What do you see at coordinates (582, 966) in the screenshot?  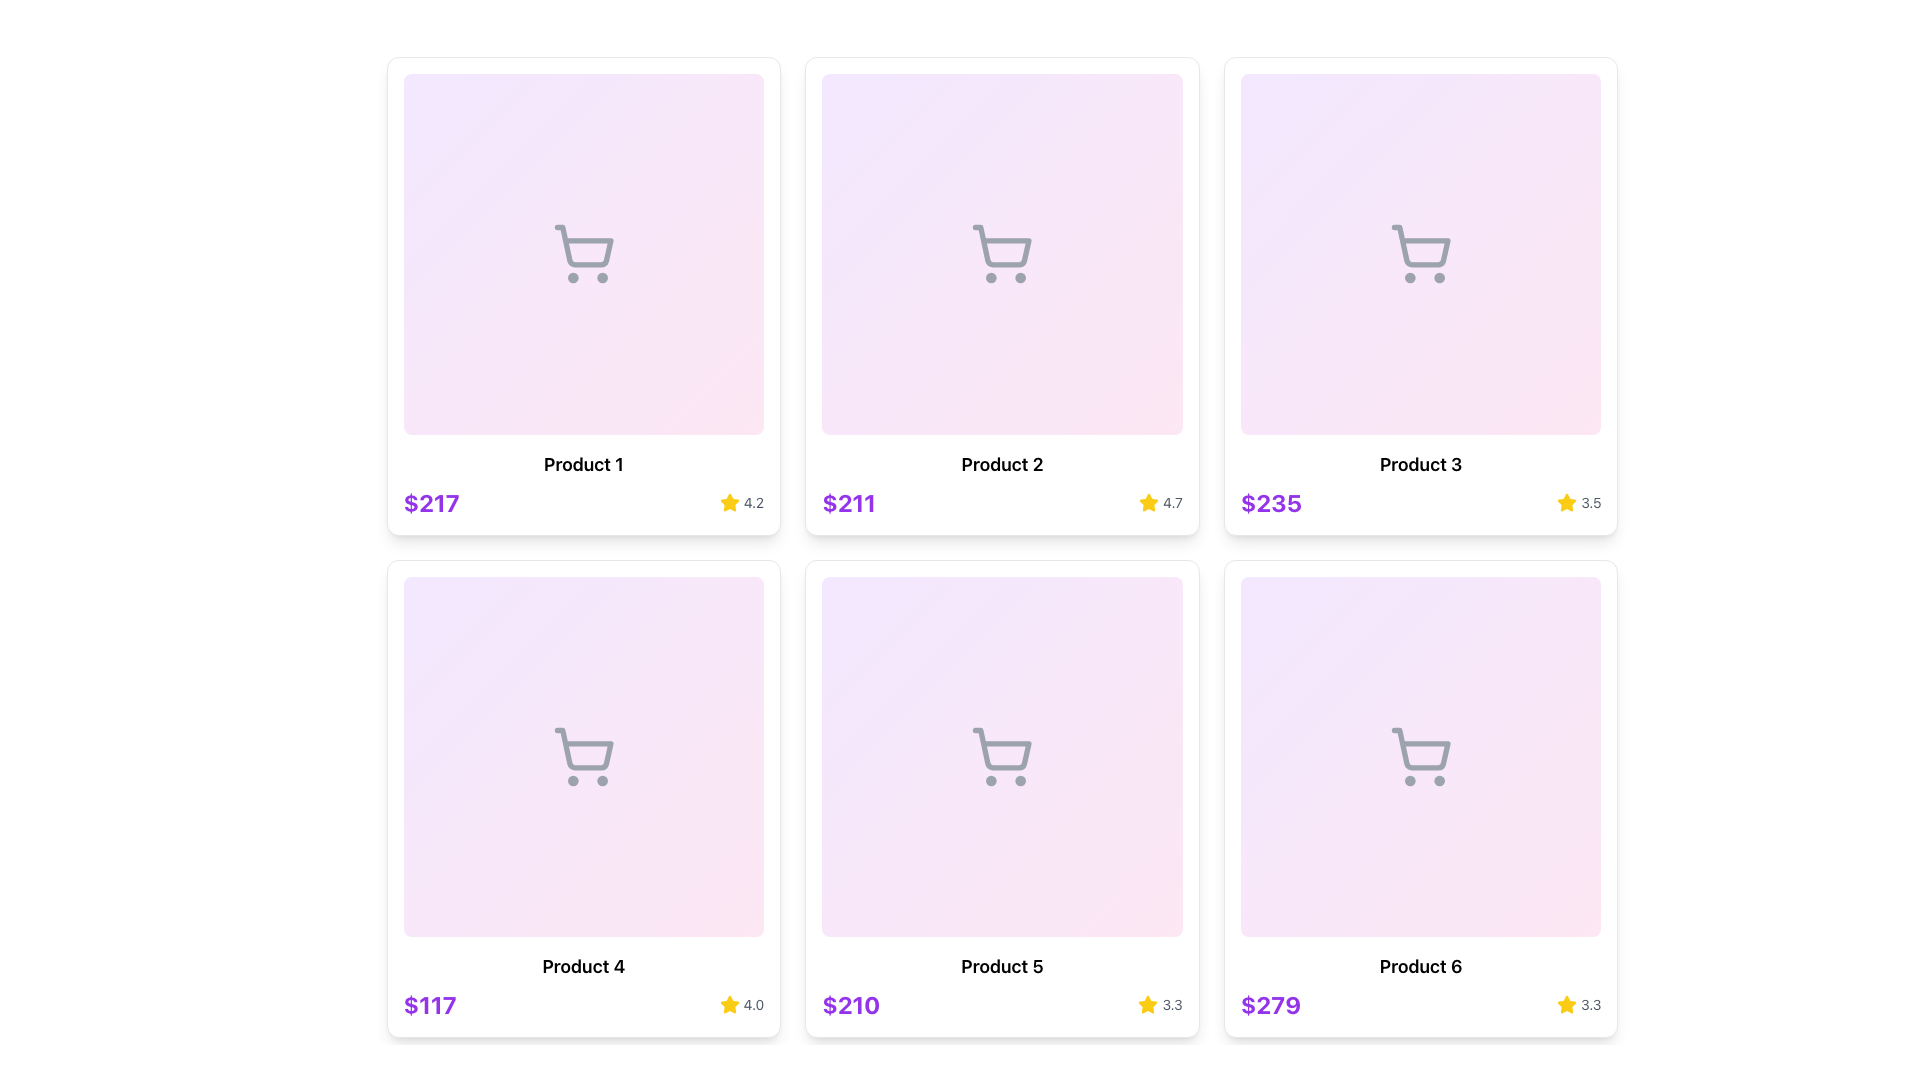 I see `the text label 'Product 4' displayed in bold and large font, which is located in the second row, first column of a product card layout, positioned below the product image and above the price` at bounding box center [582, 966].